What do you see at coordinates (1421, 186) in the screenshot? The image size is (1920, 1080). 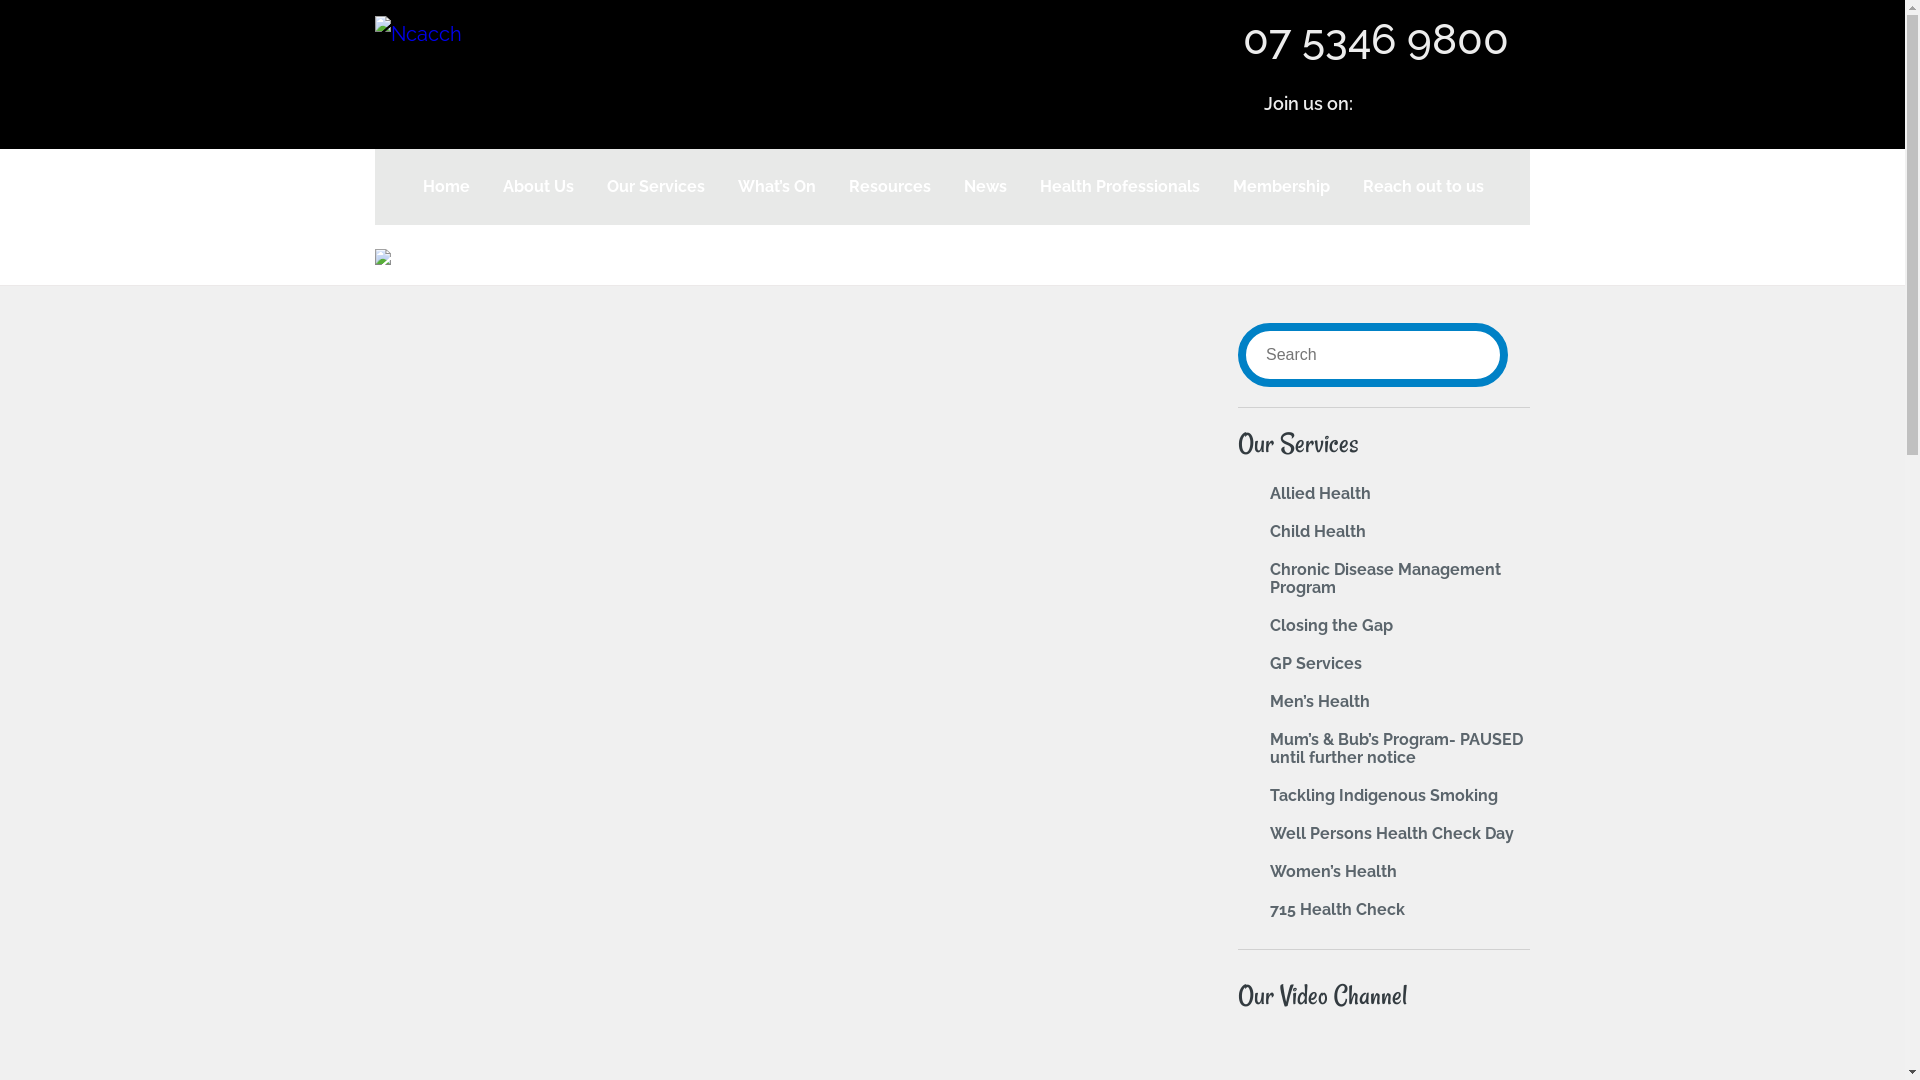 I see `'Reach out to us'` at bounding box center [1421, 186].